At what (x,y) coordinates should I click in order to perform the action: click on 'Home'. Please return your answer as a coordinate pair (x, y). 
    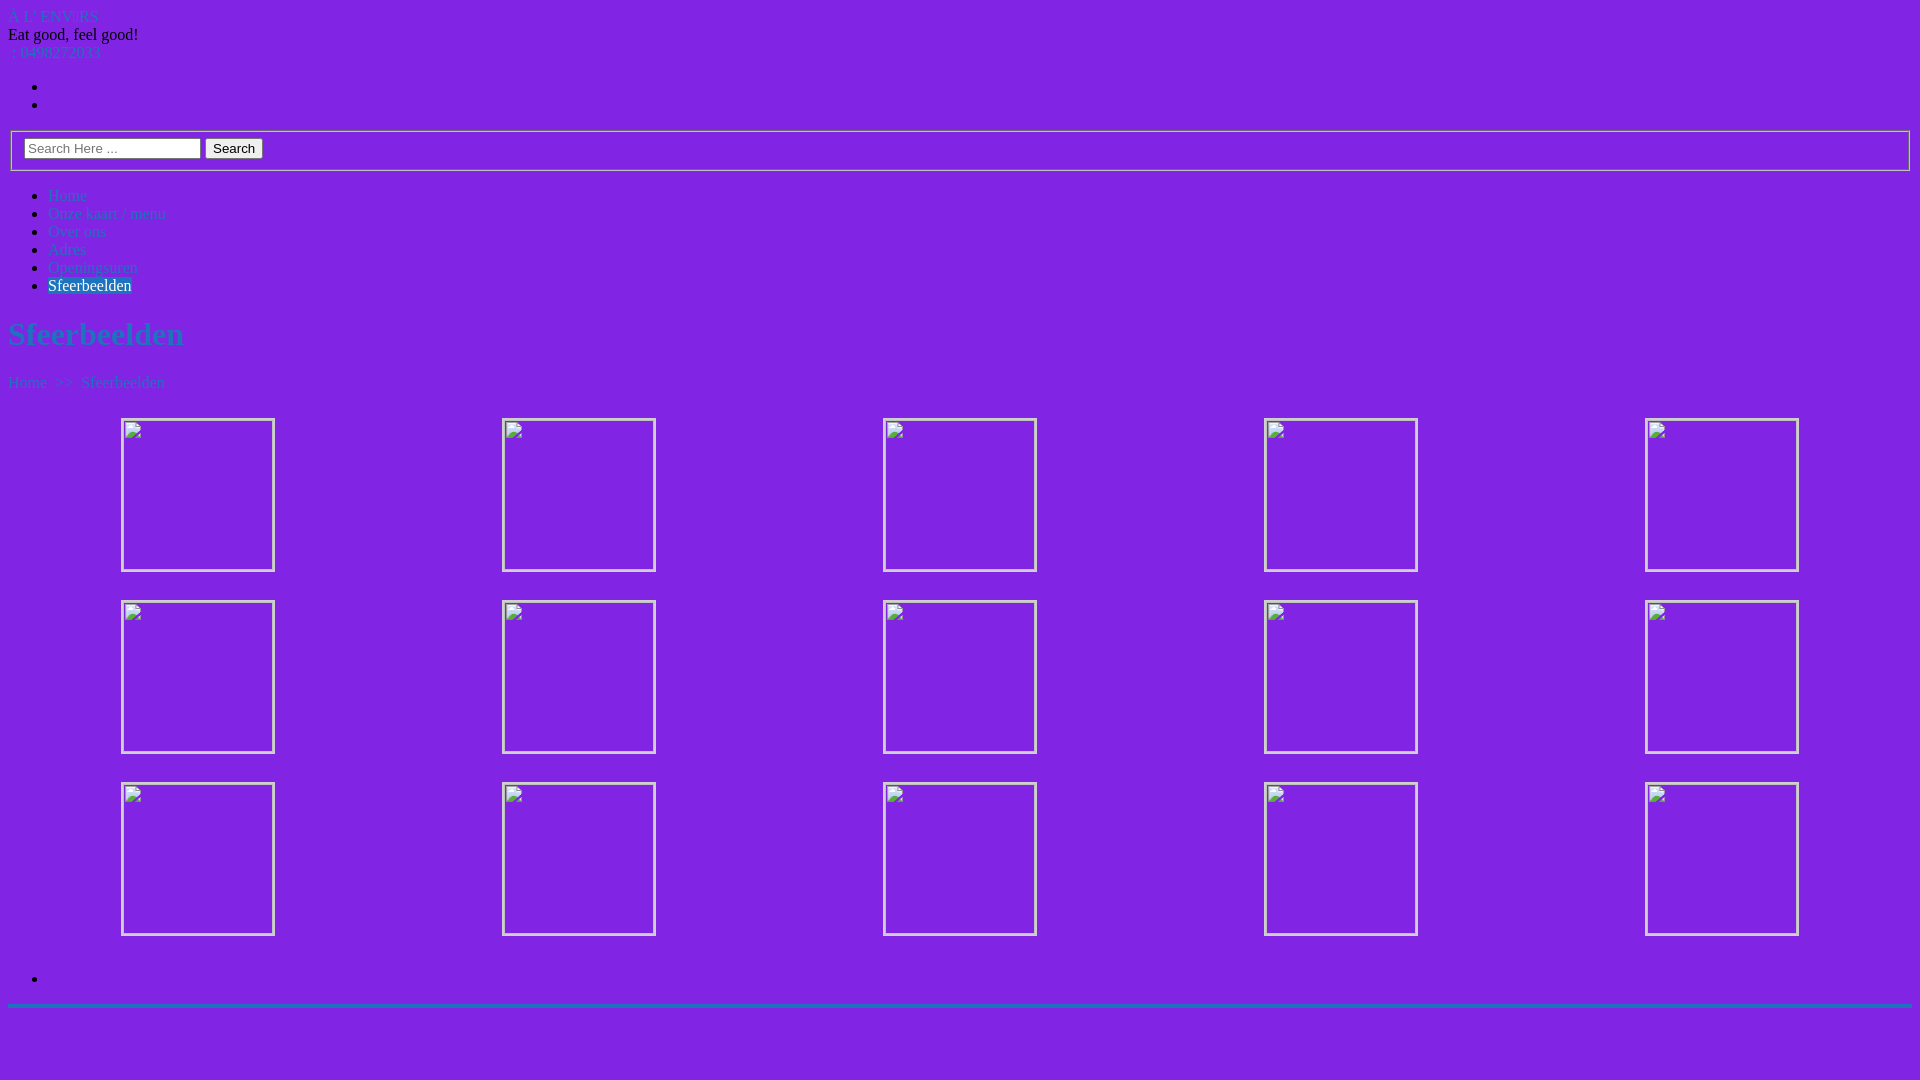
    Looking at the image, I should click on (27, 382).